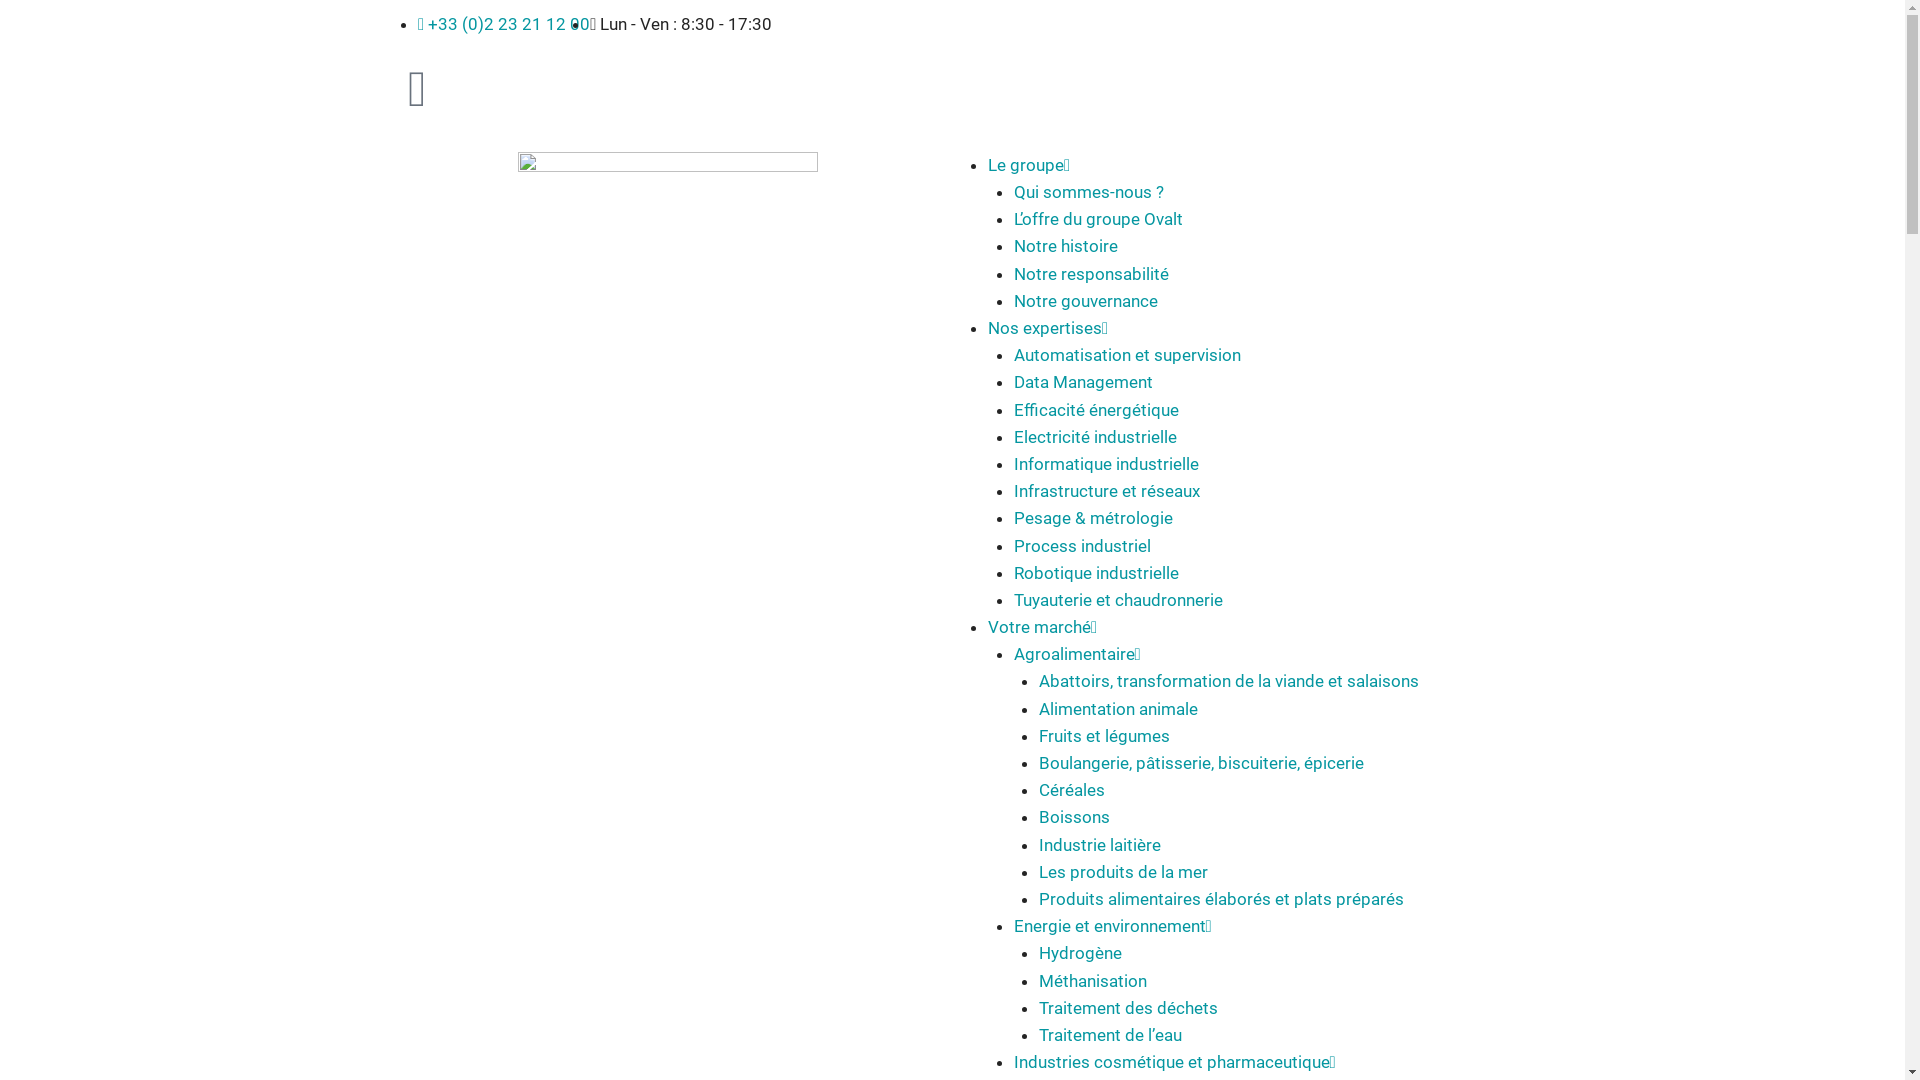 Image resolution: width=1920 pixels, height=1080 pixels. Describe the element at coordinates (504, 23) in the screenshot. I see `'+33 (0)2 23 21 12 00'` at that location.